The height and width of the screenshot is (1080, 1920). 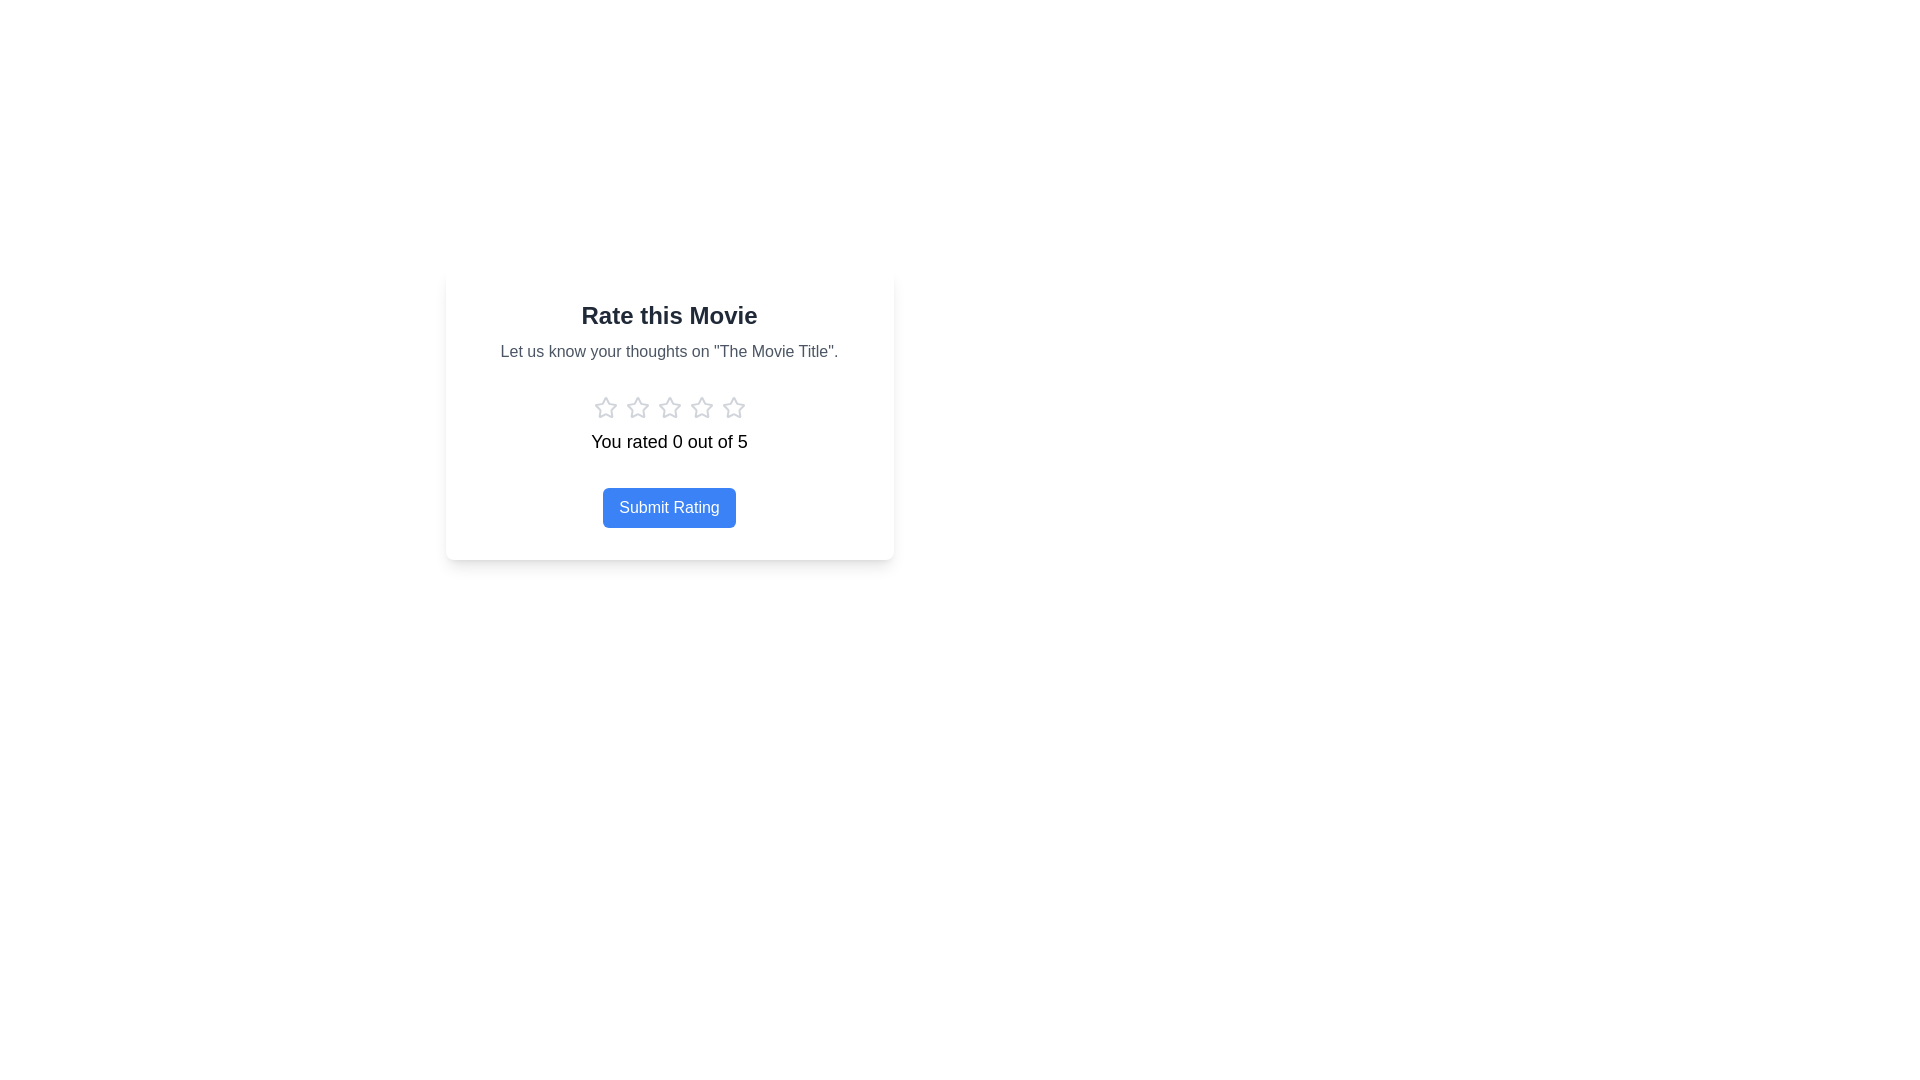 I want to click on the fourth star-shaped icon in the rating module, which is gray and has a hollow outline, so click(x=732, y=406).